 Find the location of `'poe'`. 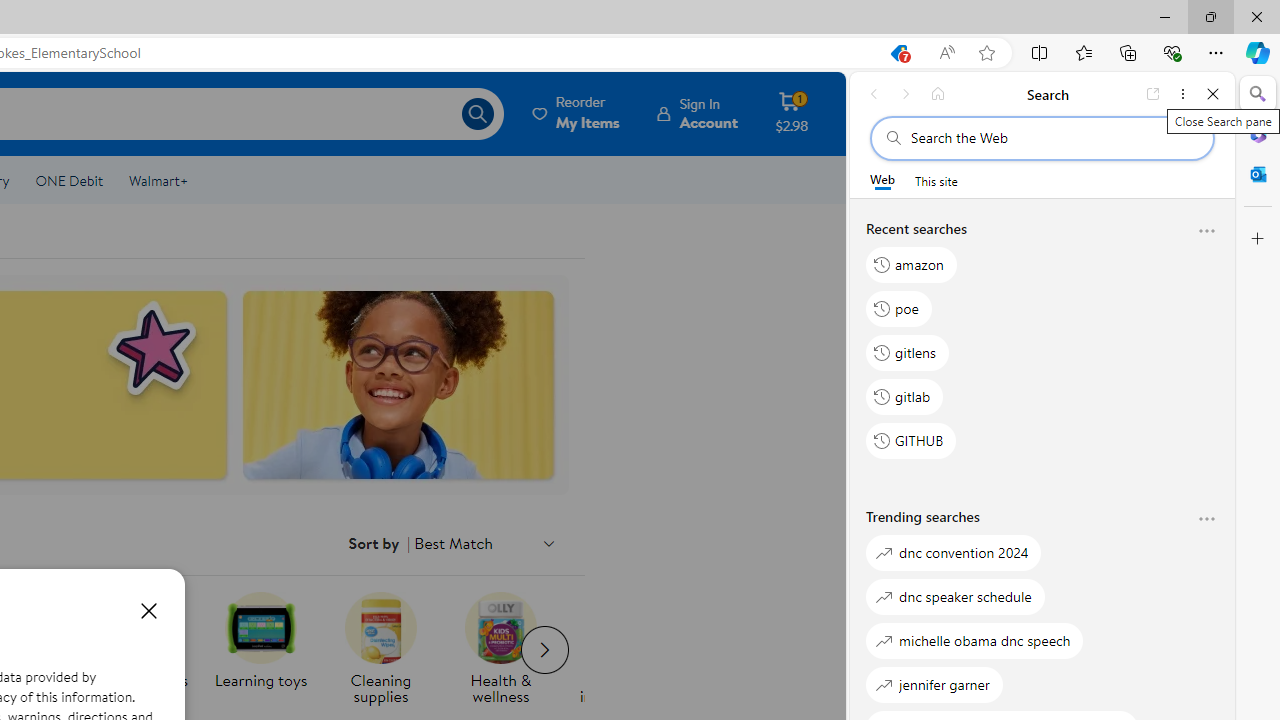

'poe' is located at coordinates (898, 308).